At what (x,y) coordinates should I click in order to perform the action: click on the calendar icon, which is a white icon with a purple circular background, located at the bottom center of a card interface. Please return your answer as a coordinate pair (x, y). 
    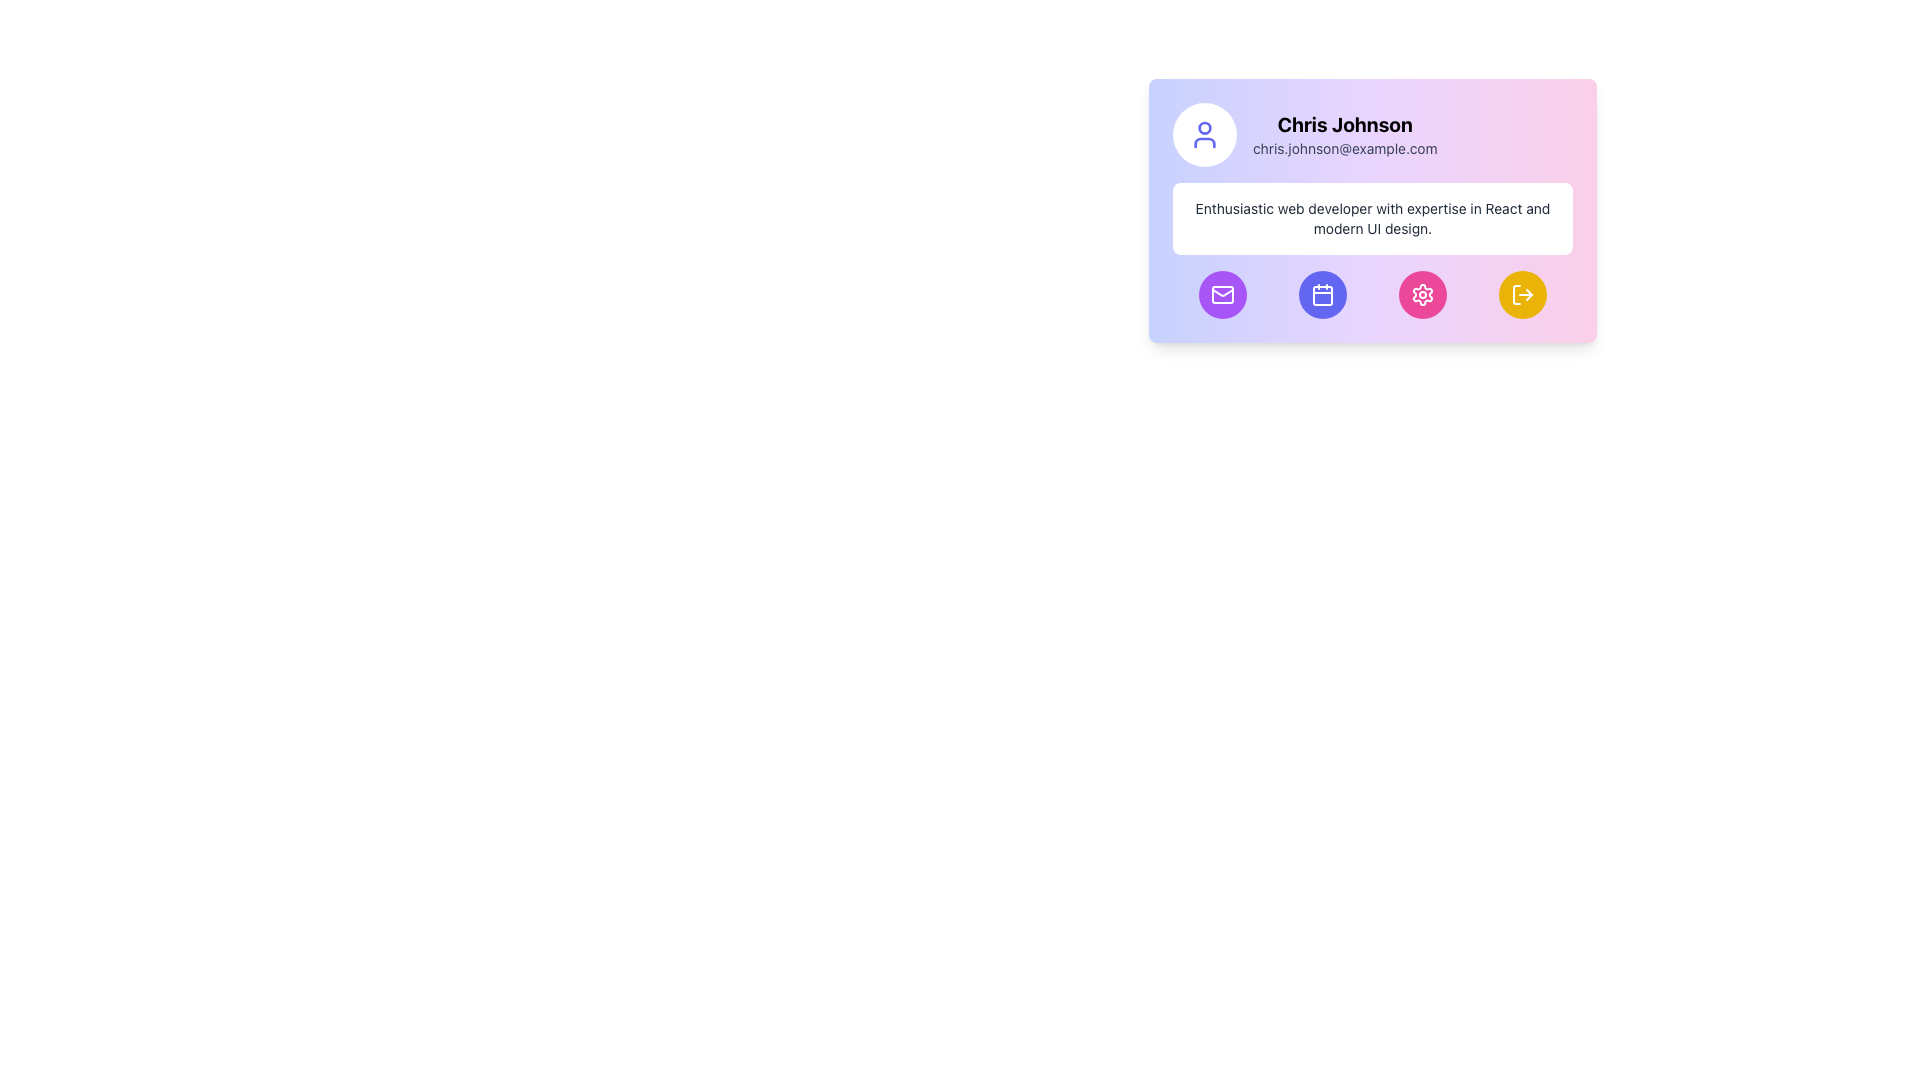
    Looking at the image, I should click on (1323, 294).